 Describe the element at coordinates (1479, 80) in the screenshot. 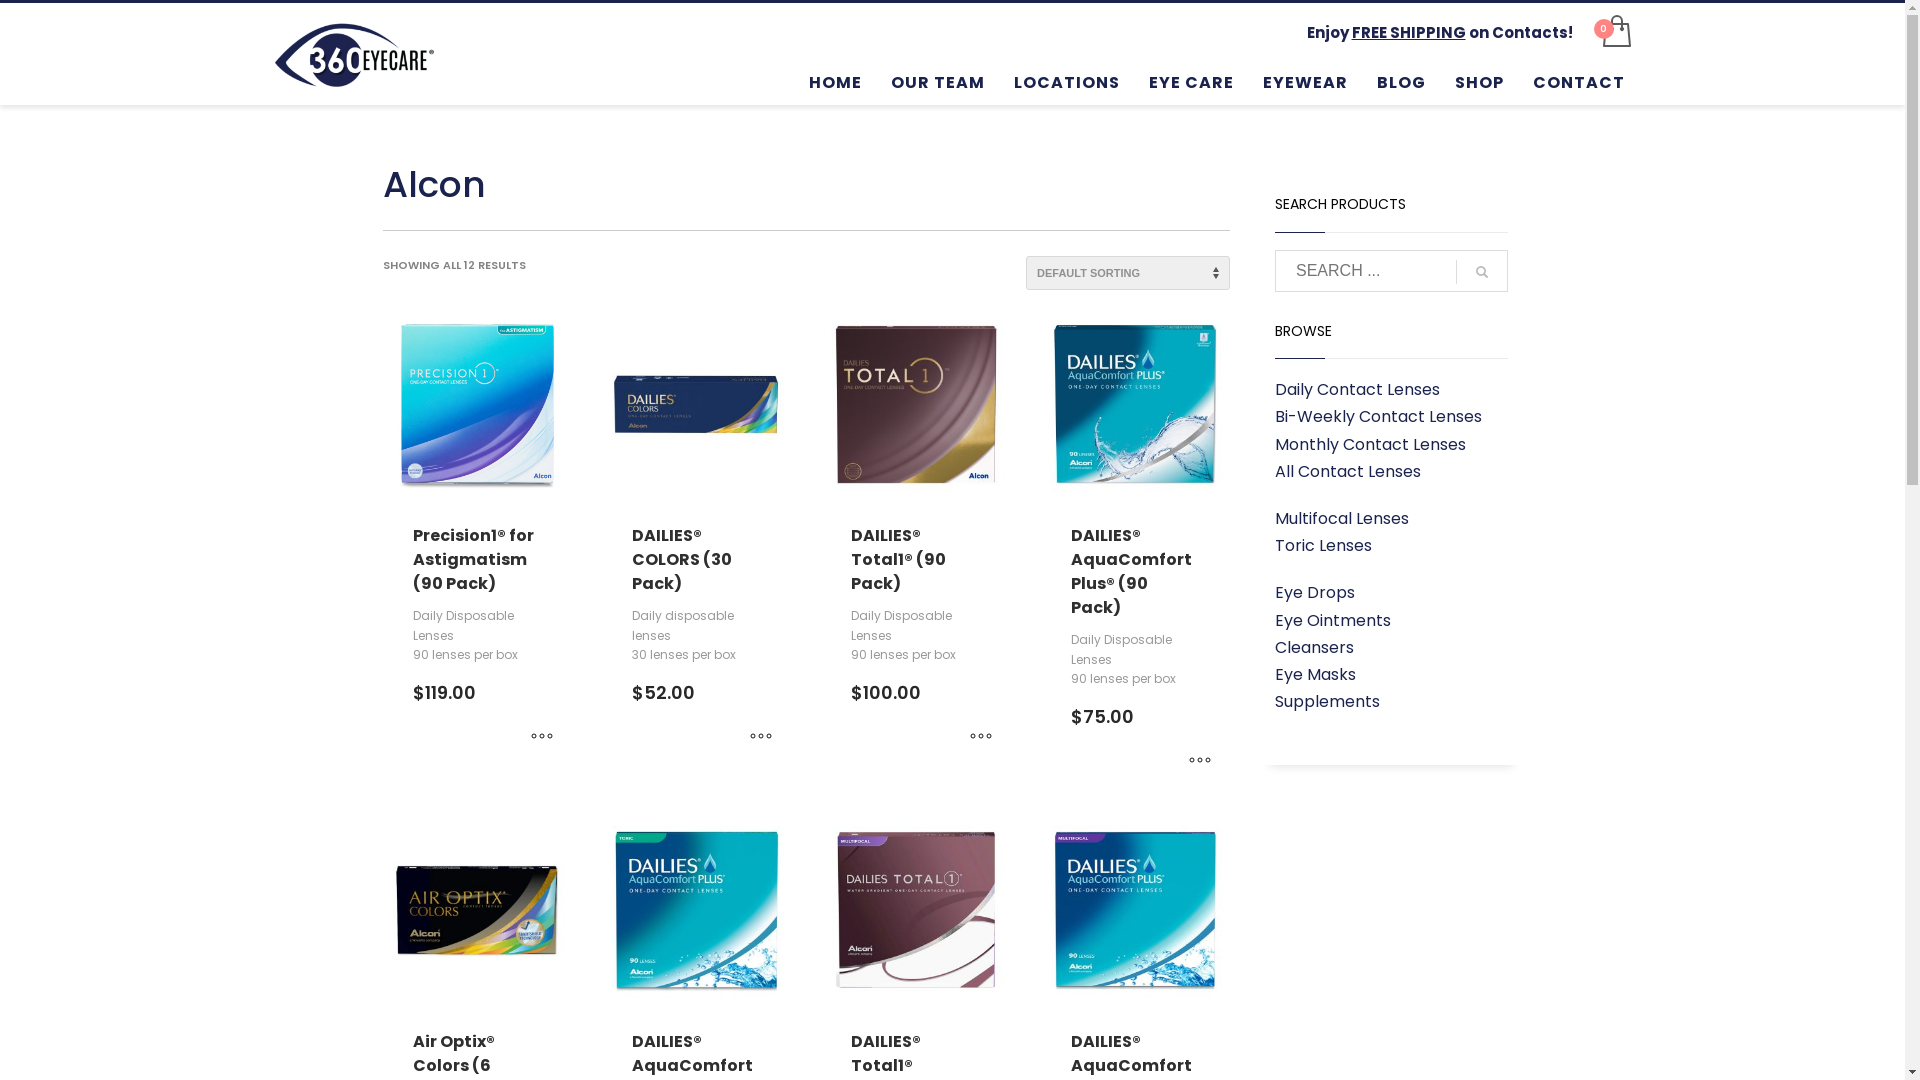

I see `'SHOP'` at that location.